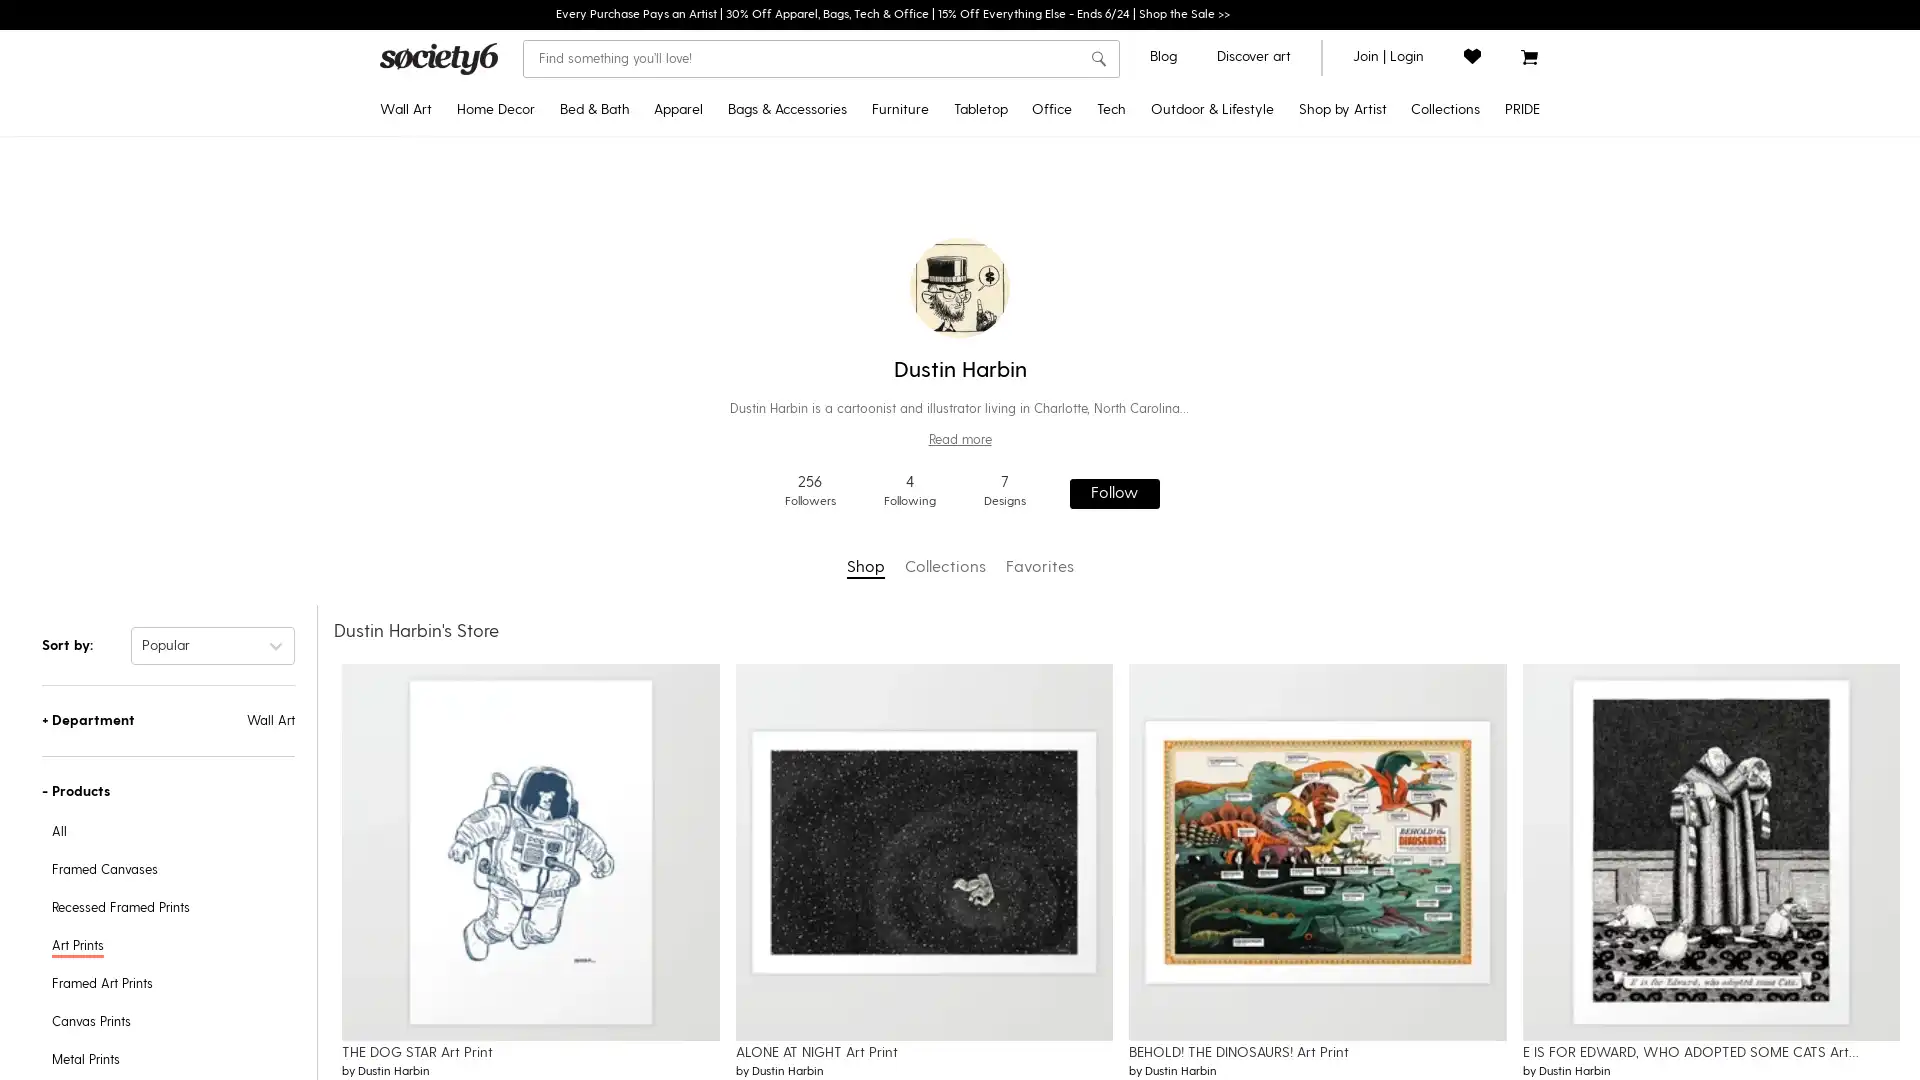 The height and width of the screenshot is (1080, 1920). I want to click on Artist Showcase, so click(1288, 385).